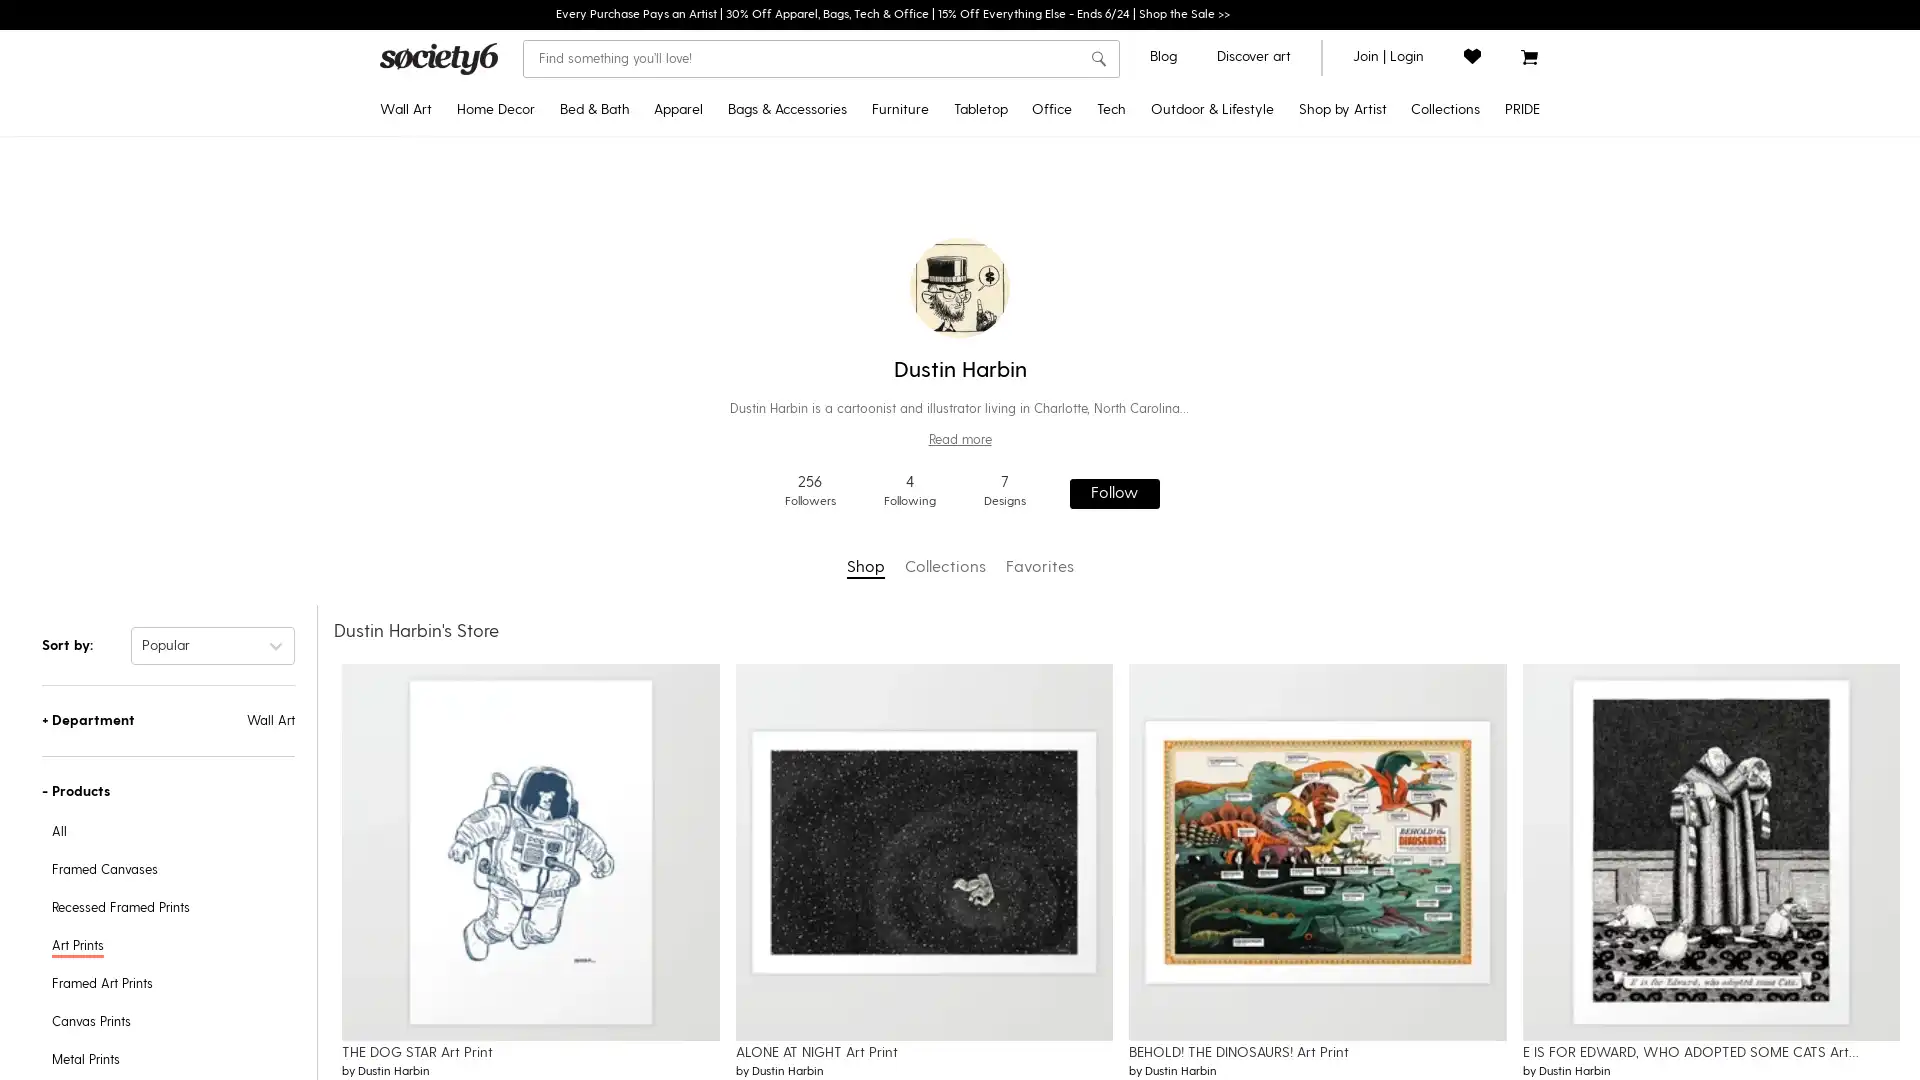 The height and width of the screenshot is (1080, 1920). I want to click on Artist Showcase, so click(1288, 385).